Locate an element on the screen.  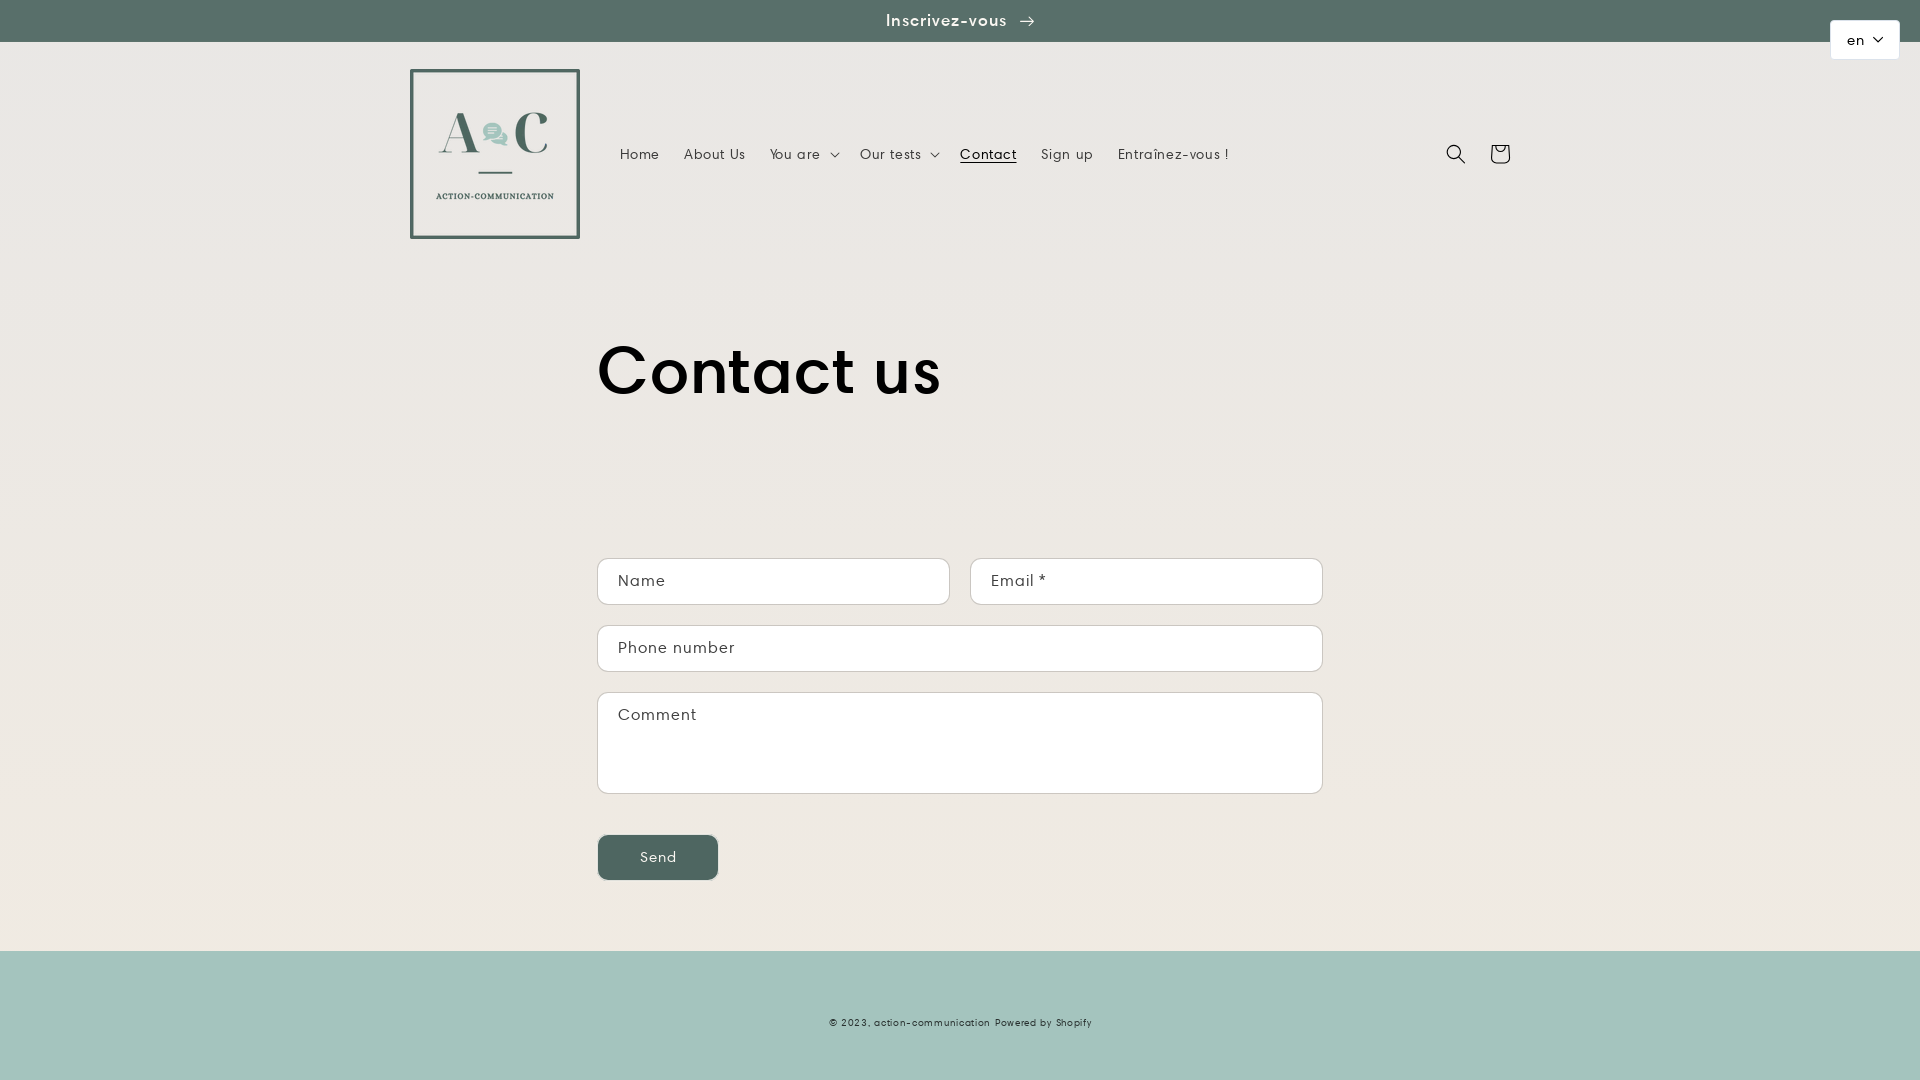
'Send' is located at coordinates (657, 856).